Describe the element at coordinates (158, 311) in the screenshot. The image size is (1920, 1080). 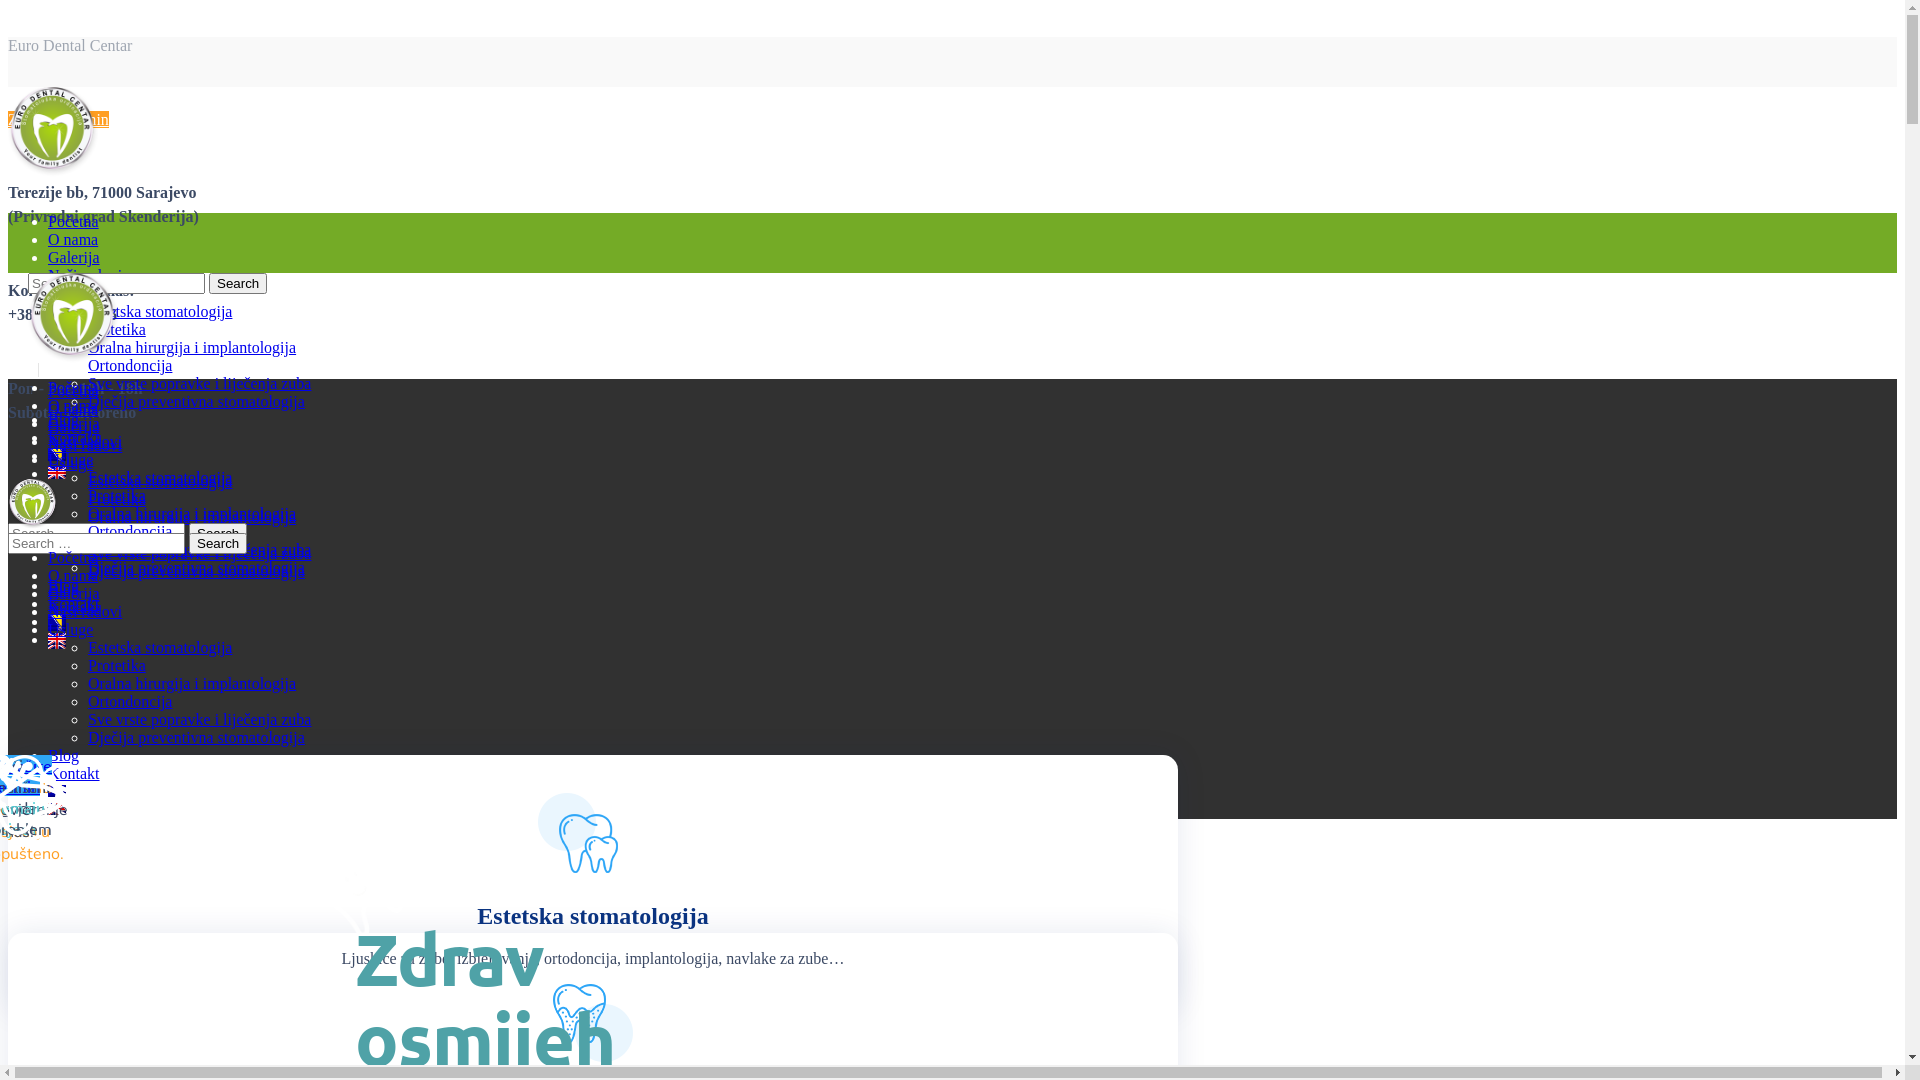
I see `'Estetska stomatologija'` at that location.